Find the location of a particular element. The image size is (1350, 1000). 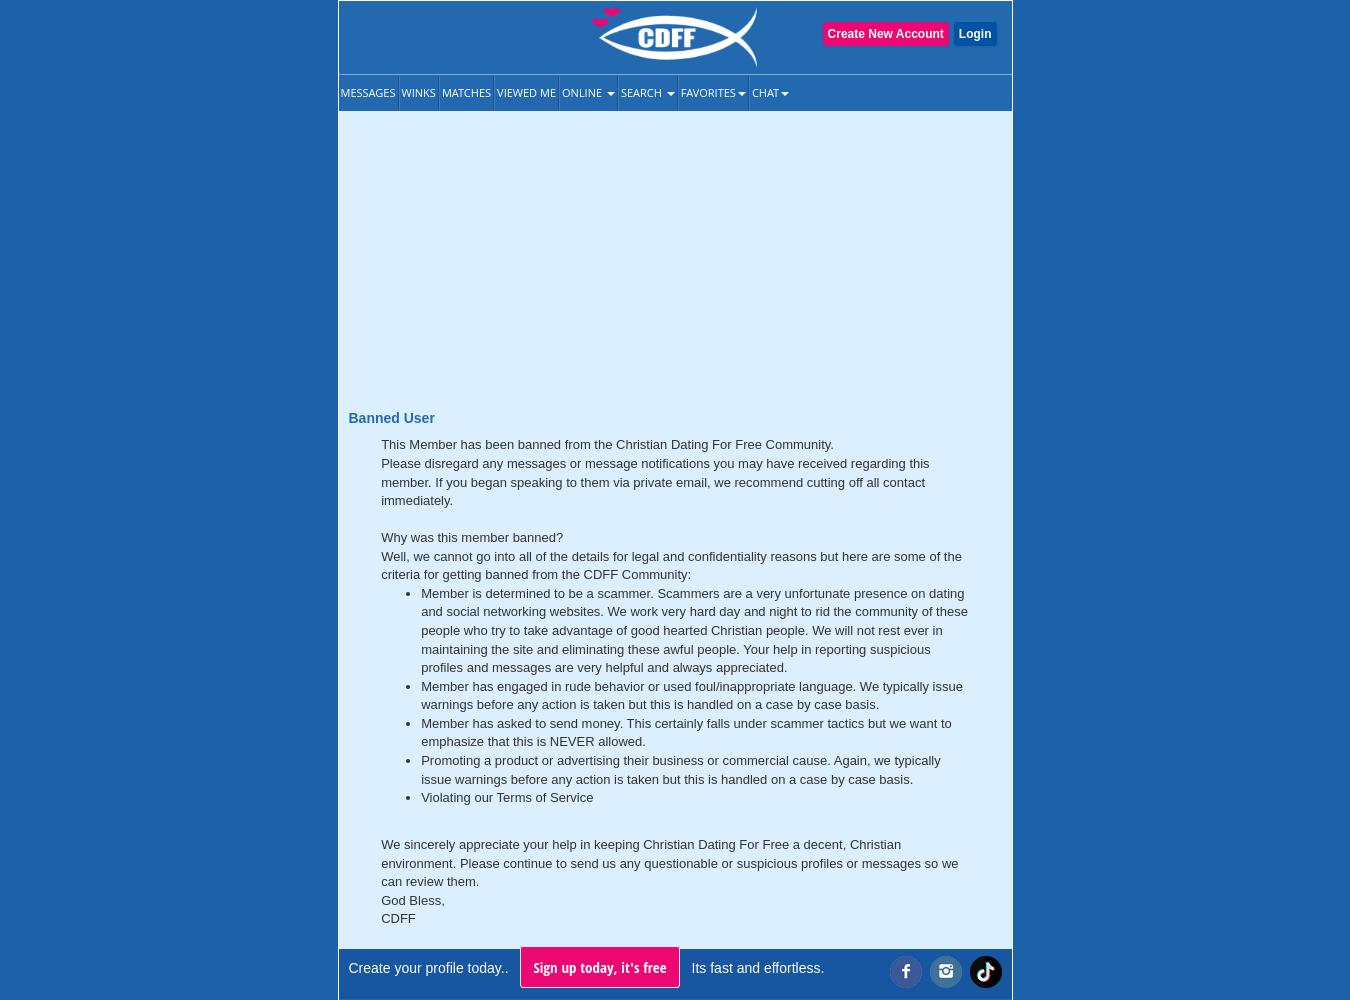

'Promoting a product or advertising their business or commercial cause. Again, we typically issue warnings before any action is taken but this is handled on a case by case basis.' is located at coordinates (421, 769).